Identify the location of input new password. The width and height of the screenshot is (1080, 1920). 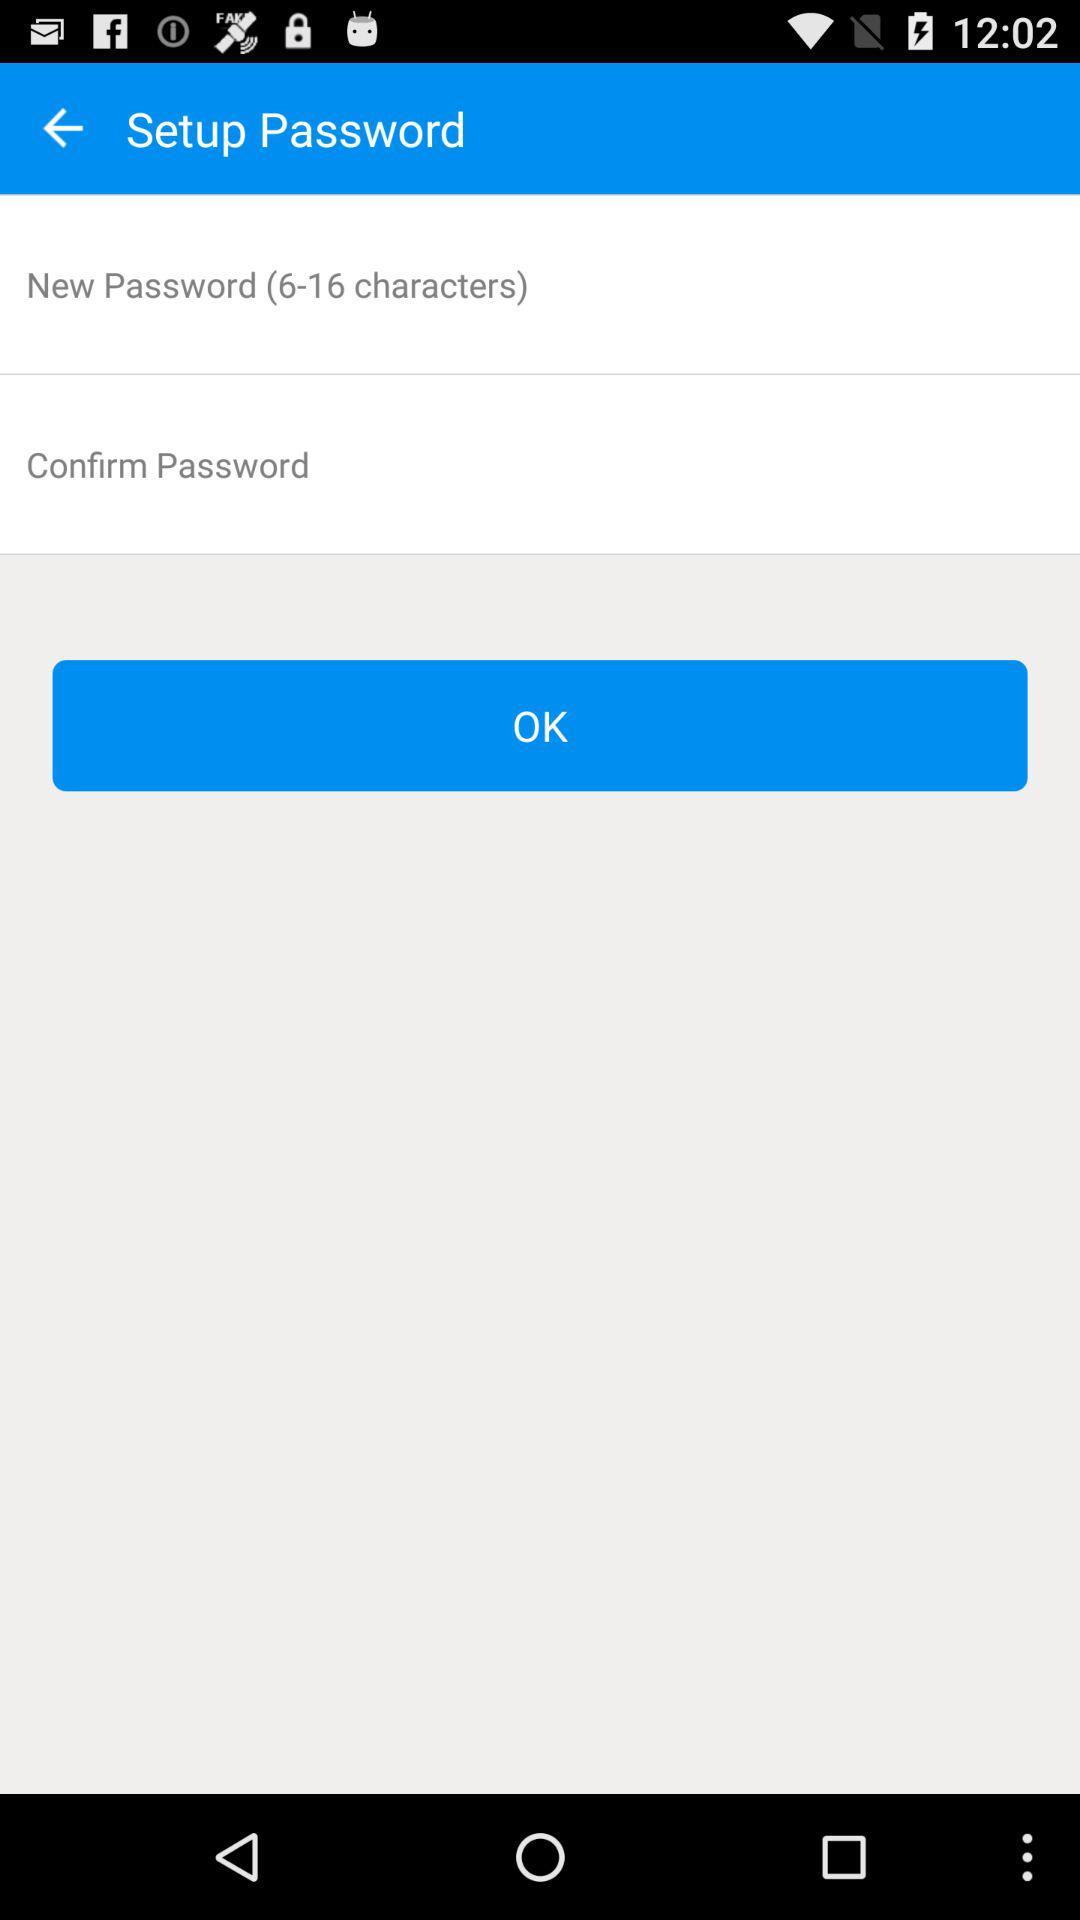
(540, 283).